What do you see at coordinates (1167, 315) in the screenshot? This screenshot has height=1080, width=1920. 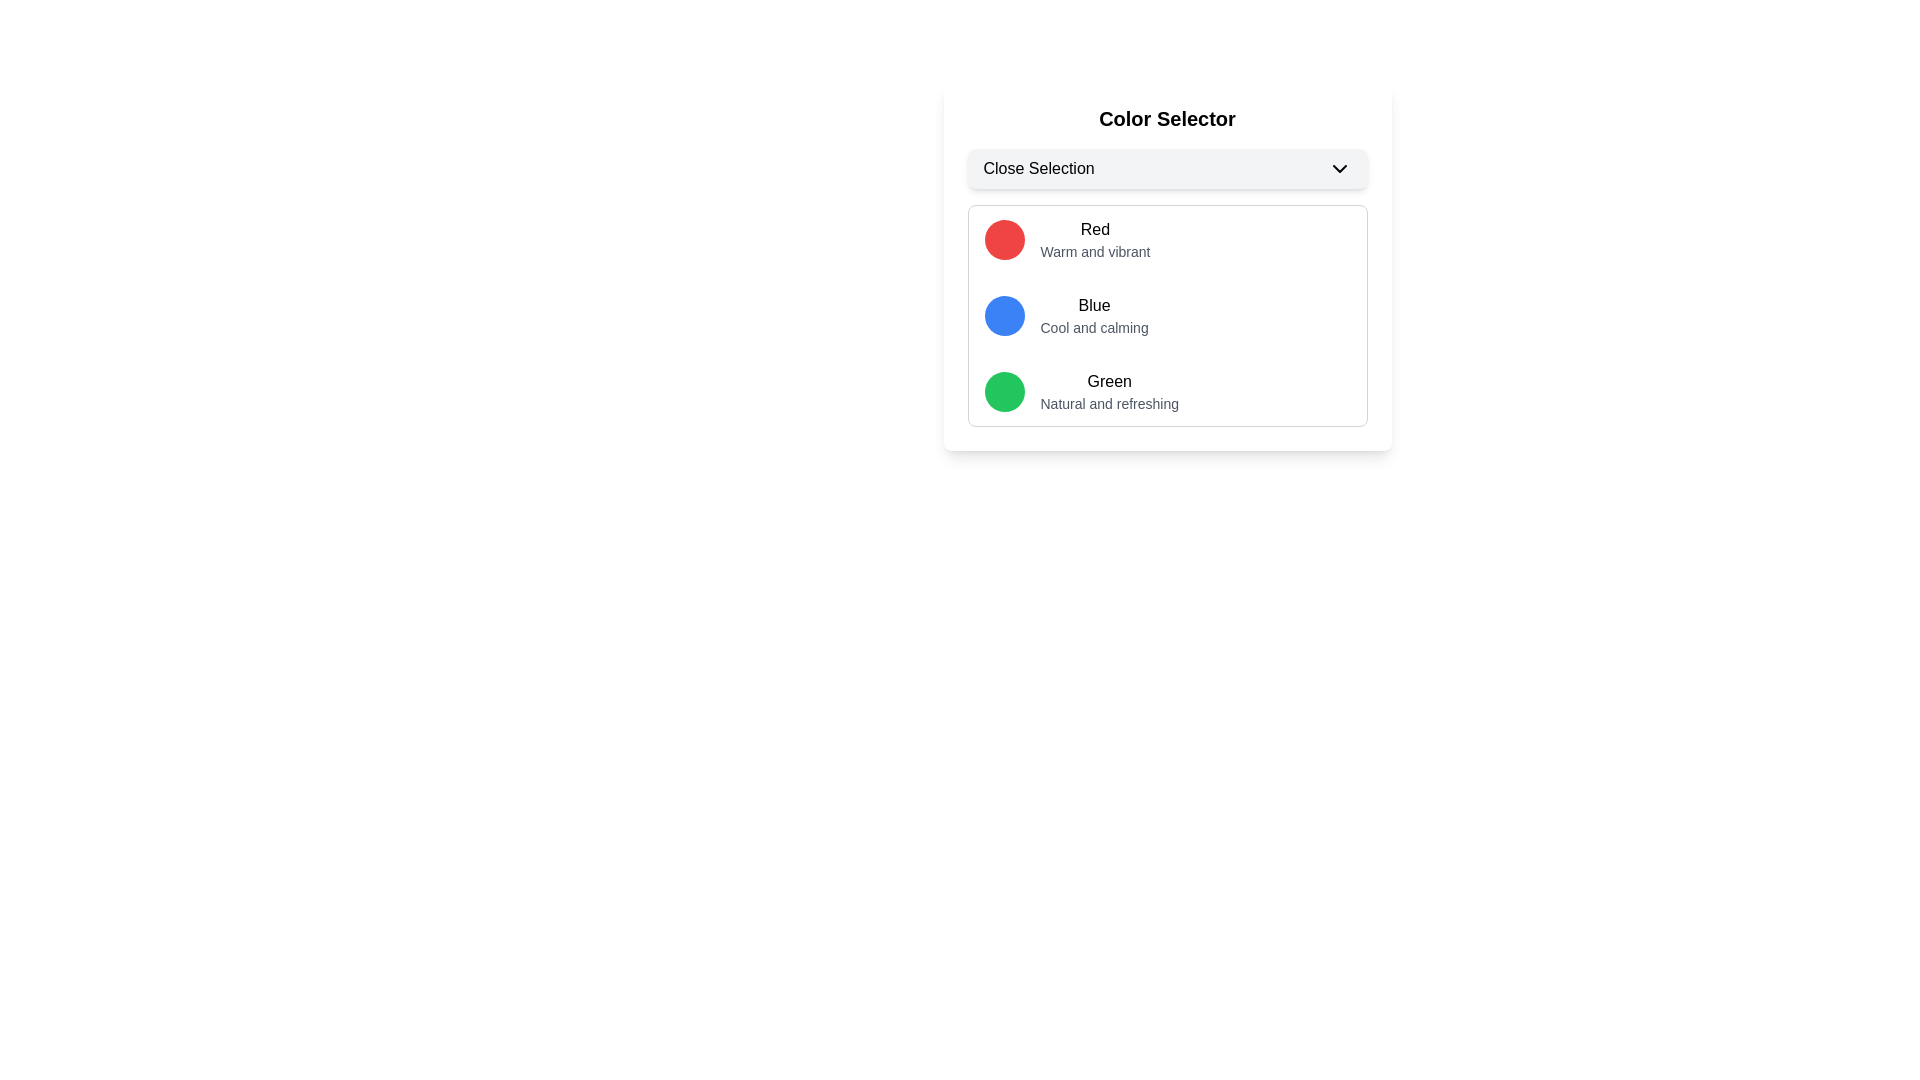 I see `the second selectable list item labeled 'Blue'` at bounding box center [1167, 315].